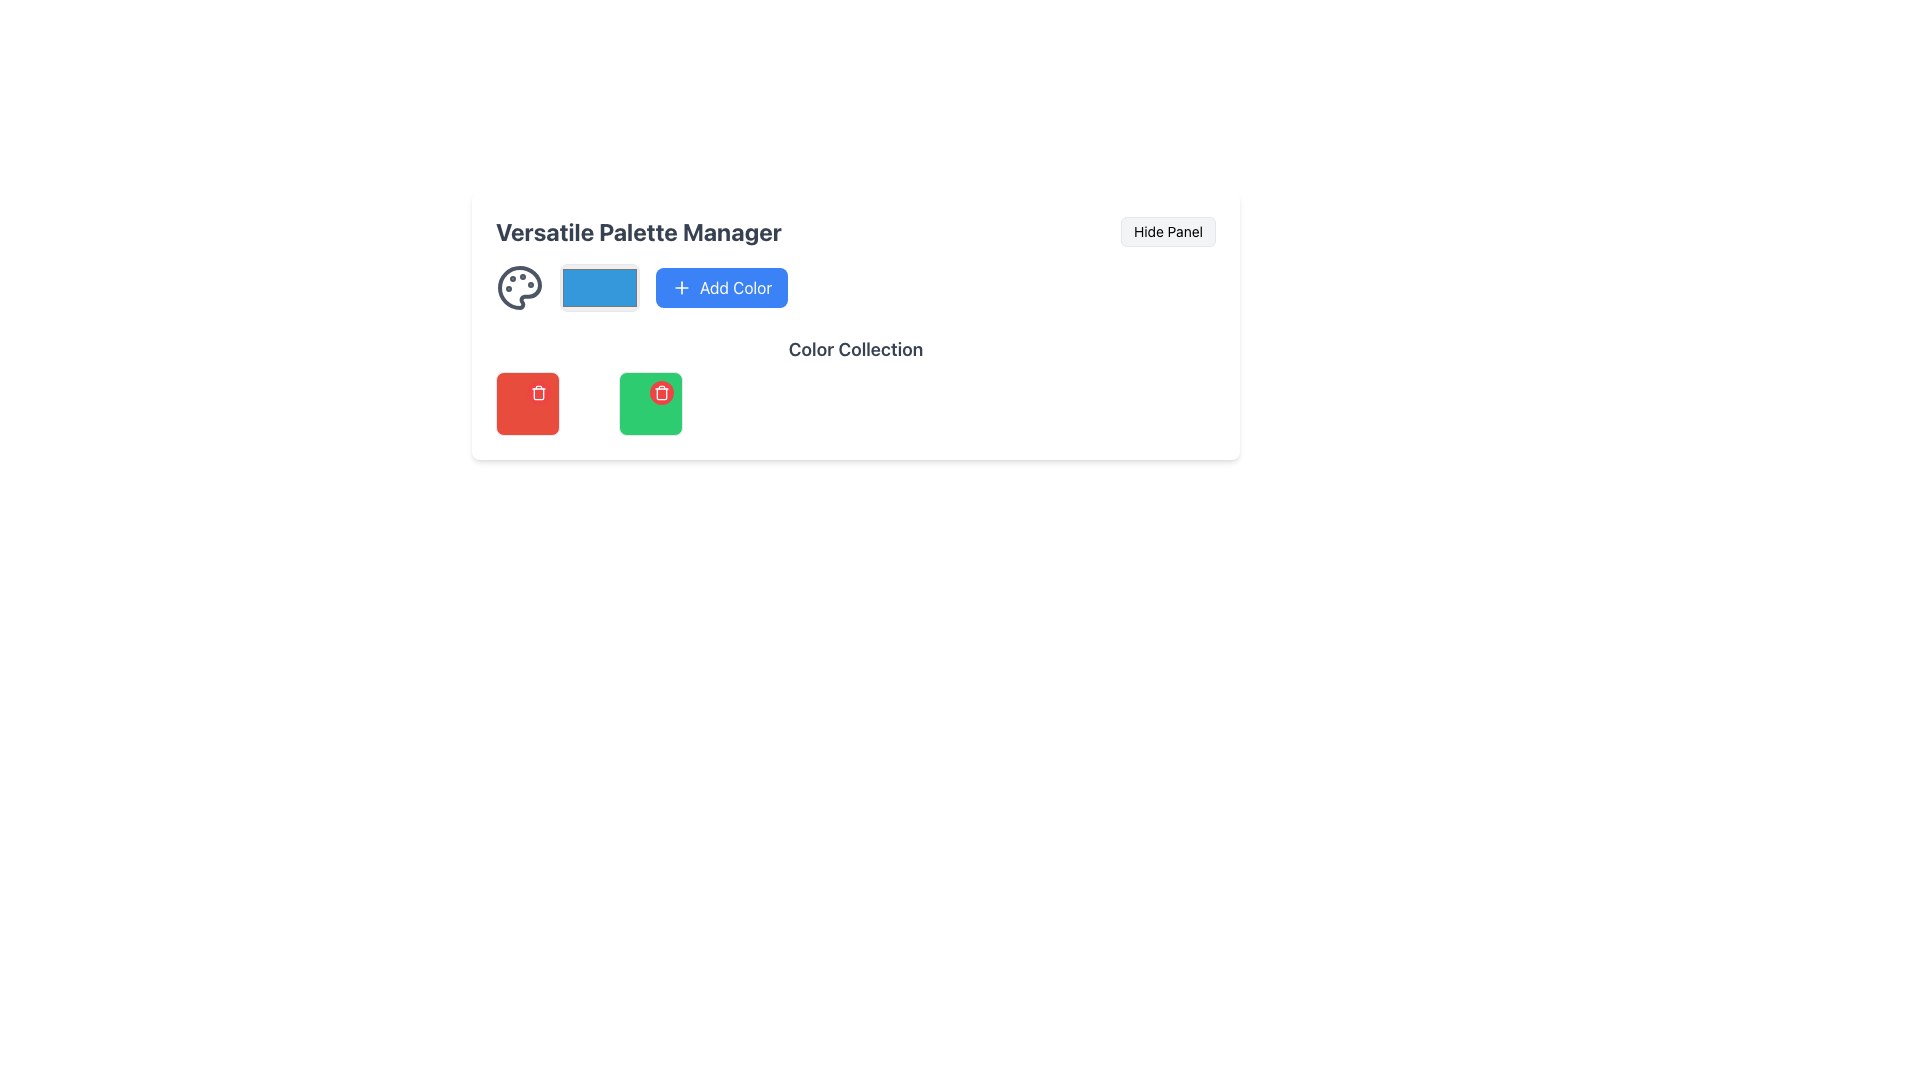  What do you see at coordinates (1168, 230) in the screenshot?
I see `the button located in the top-right corner of the 'Versatile Palette Manager' panel to hide the panel` at bounding box center [1168, 230].